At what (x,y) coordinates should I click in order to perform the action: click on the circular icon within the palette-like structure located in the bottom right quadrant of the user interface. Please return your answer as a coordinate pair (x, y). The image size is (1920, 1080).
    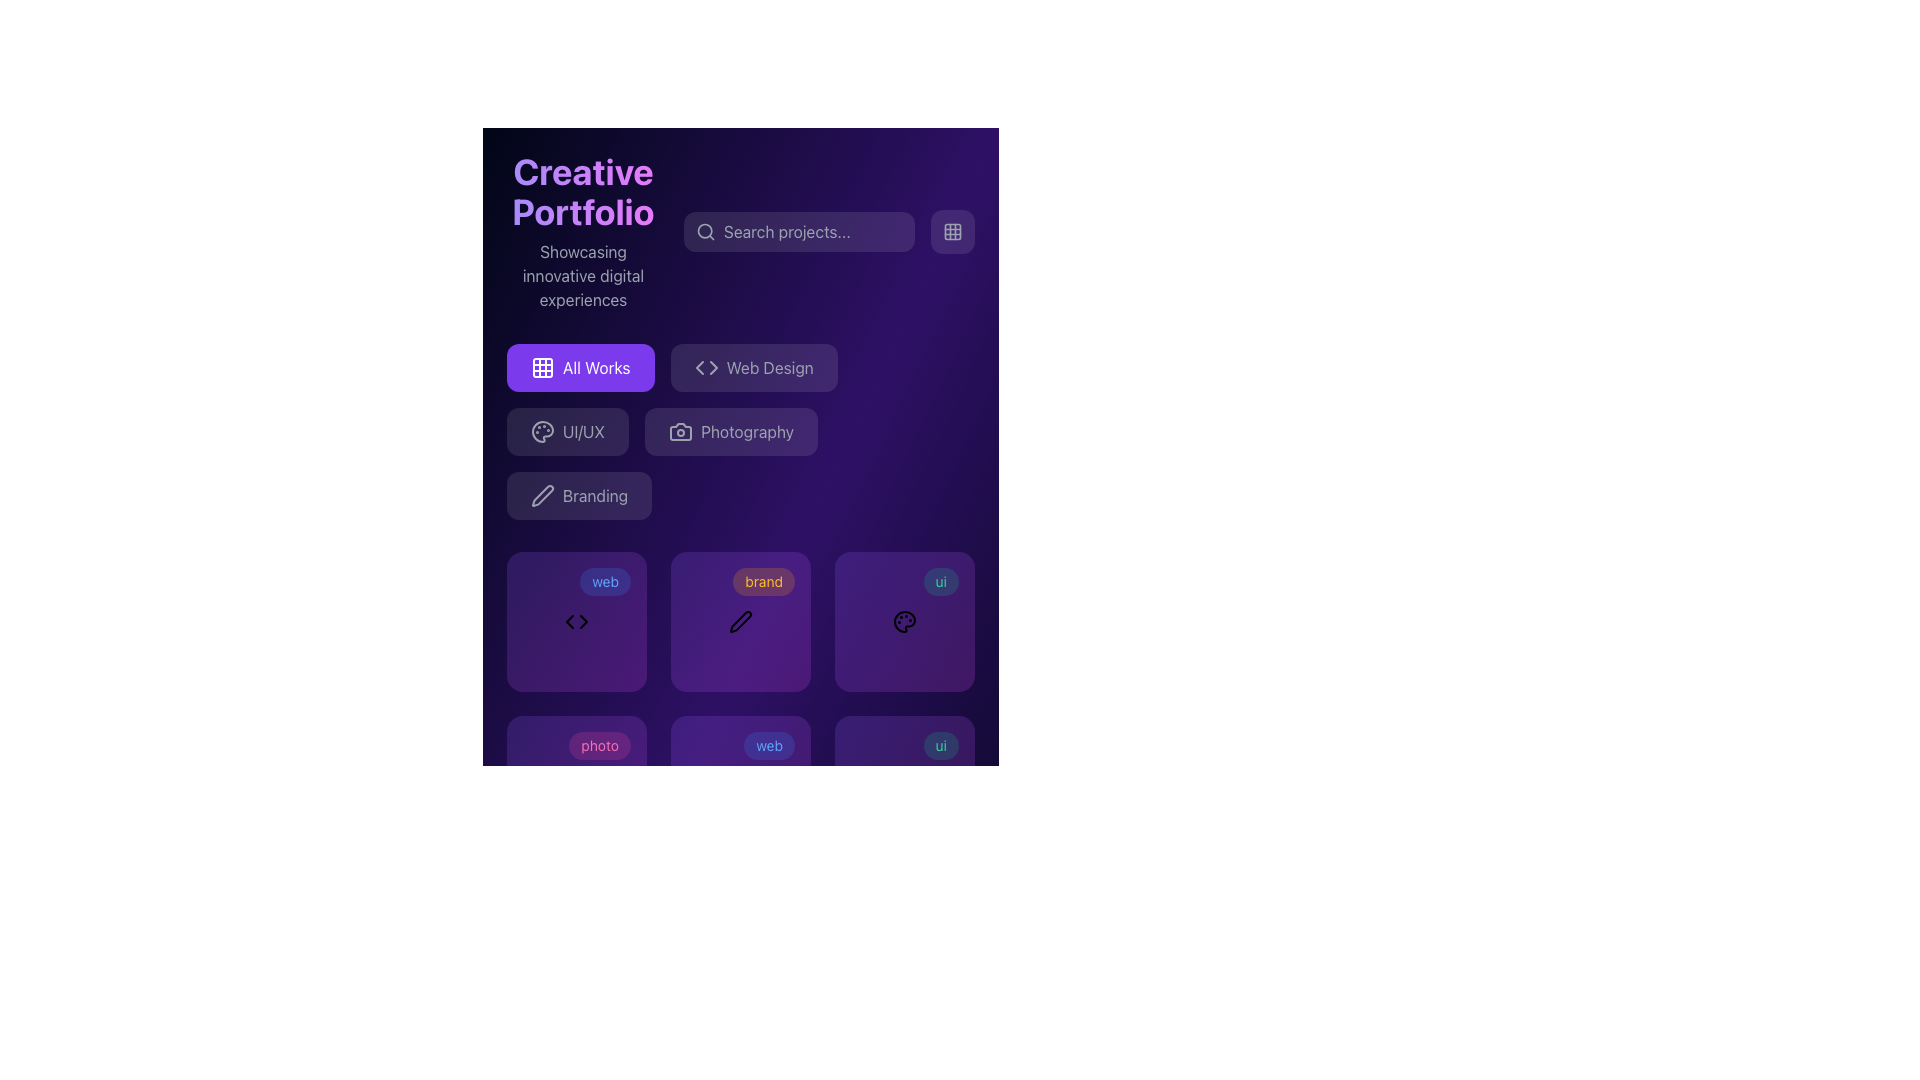
    Looking at the image, I should click on (904, 620).